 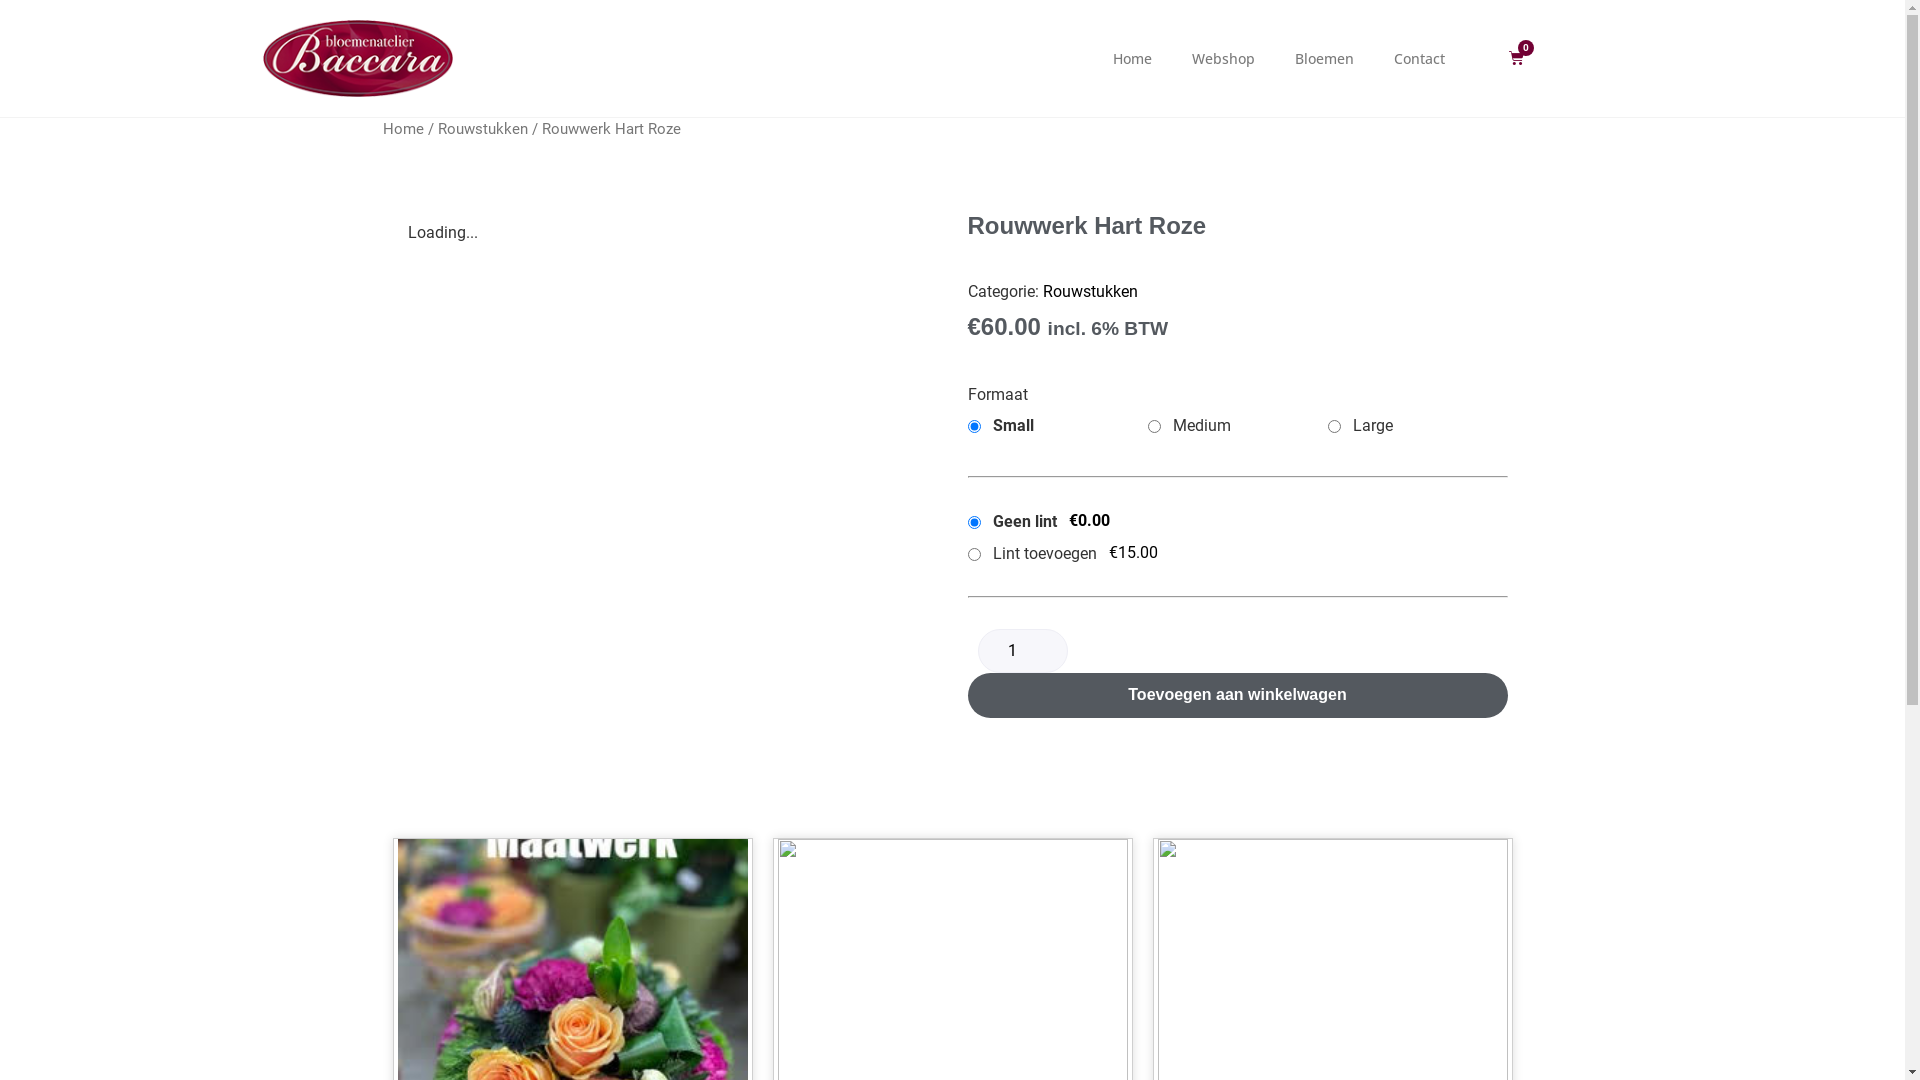 I want to click on 'Webshop', so click(x=1222, y=57).